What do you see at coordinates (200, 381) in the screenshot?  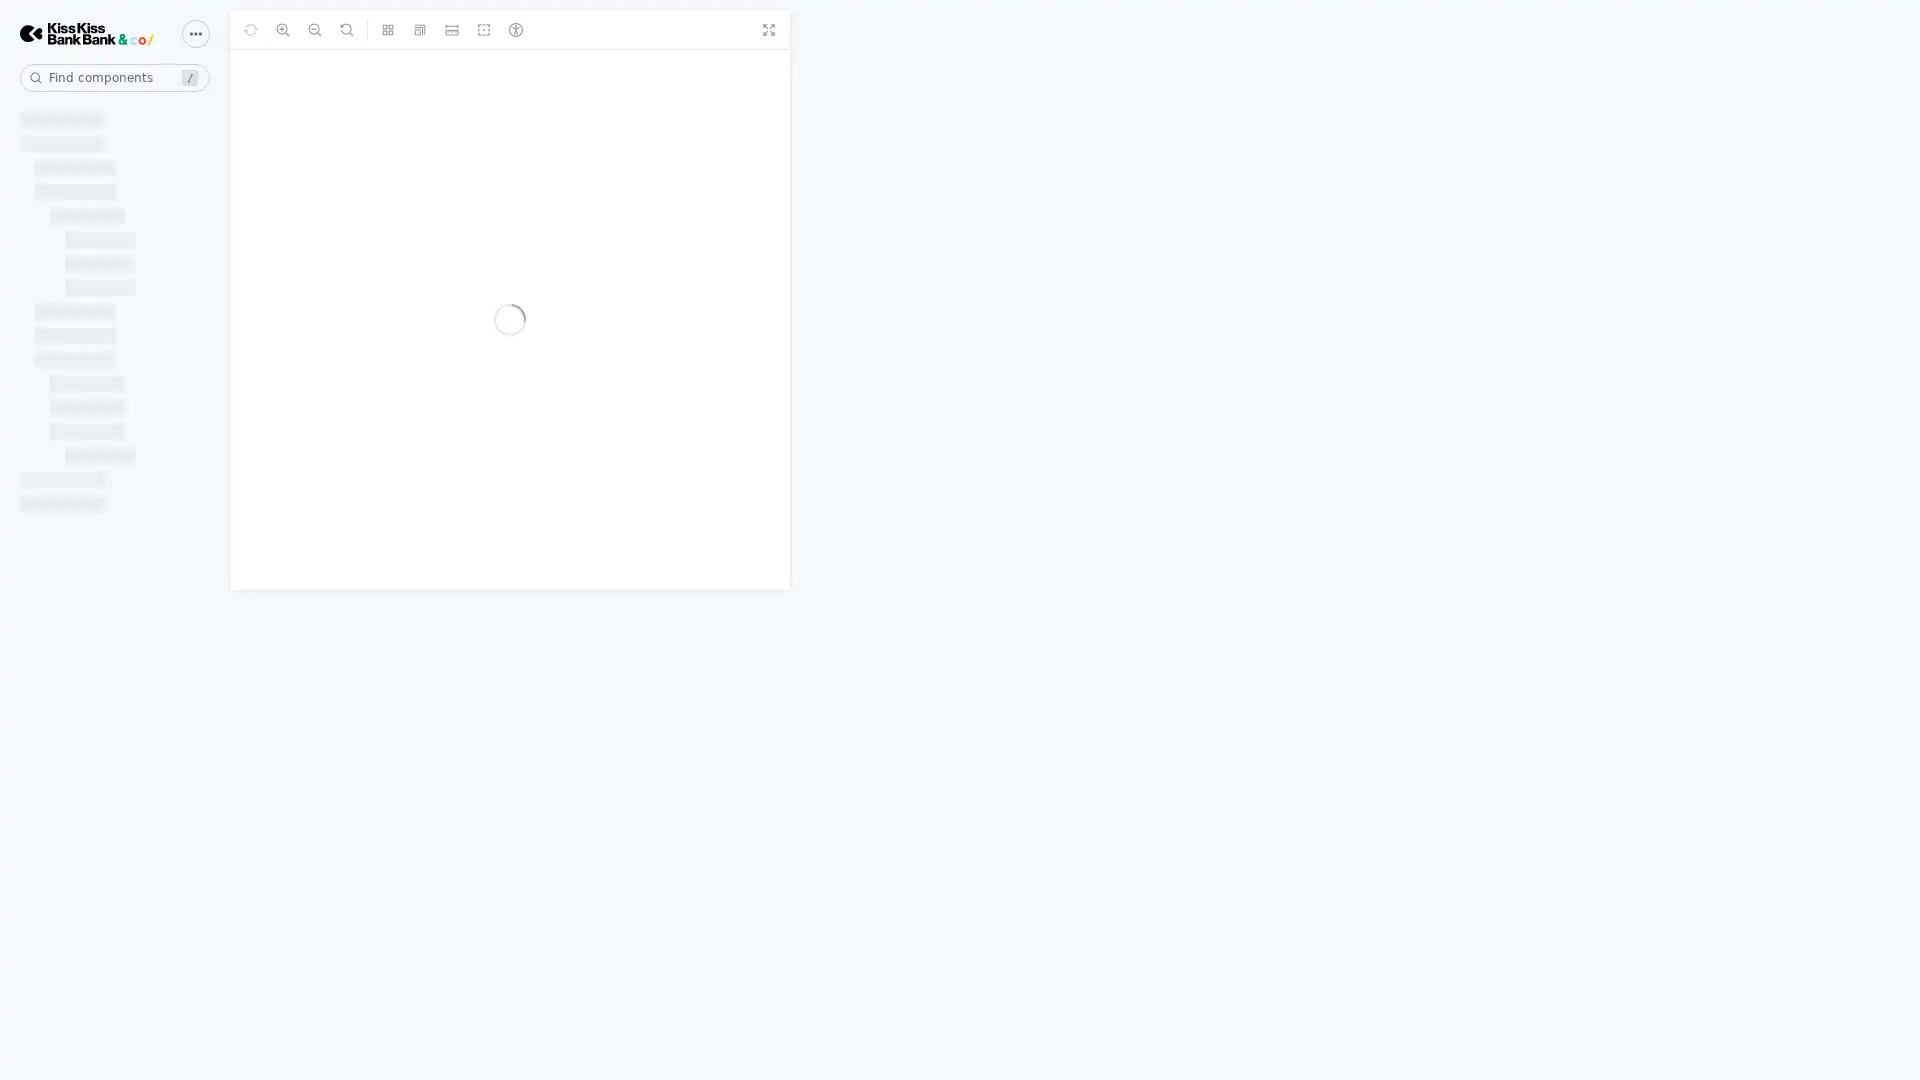 I see `expand` at bounding box center [200, 381].